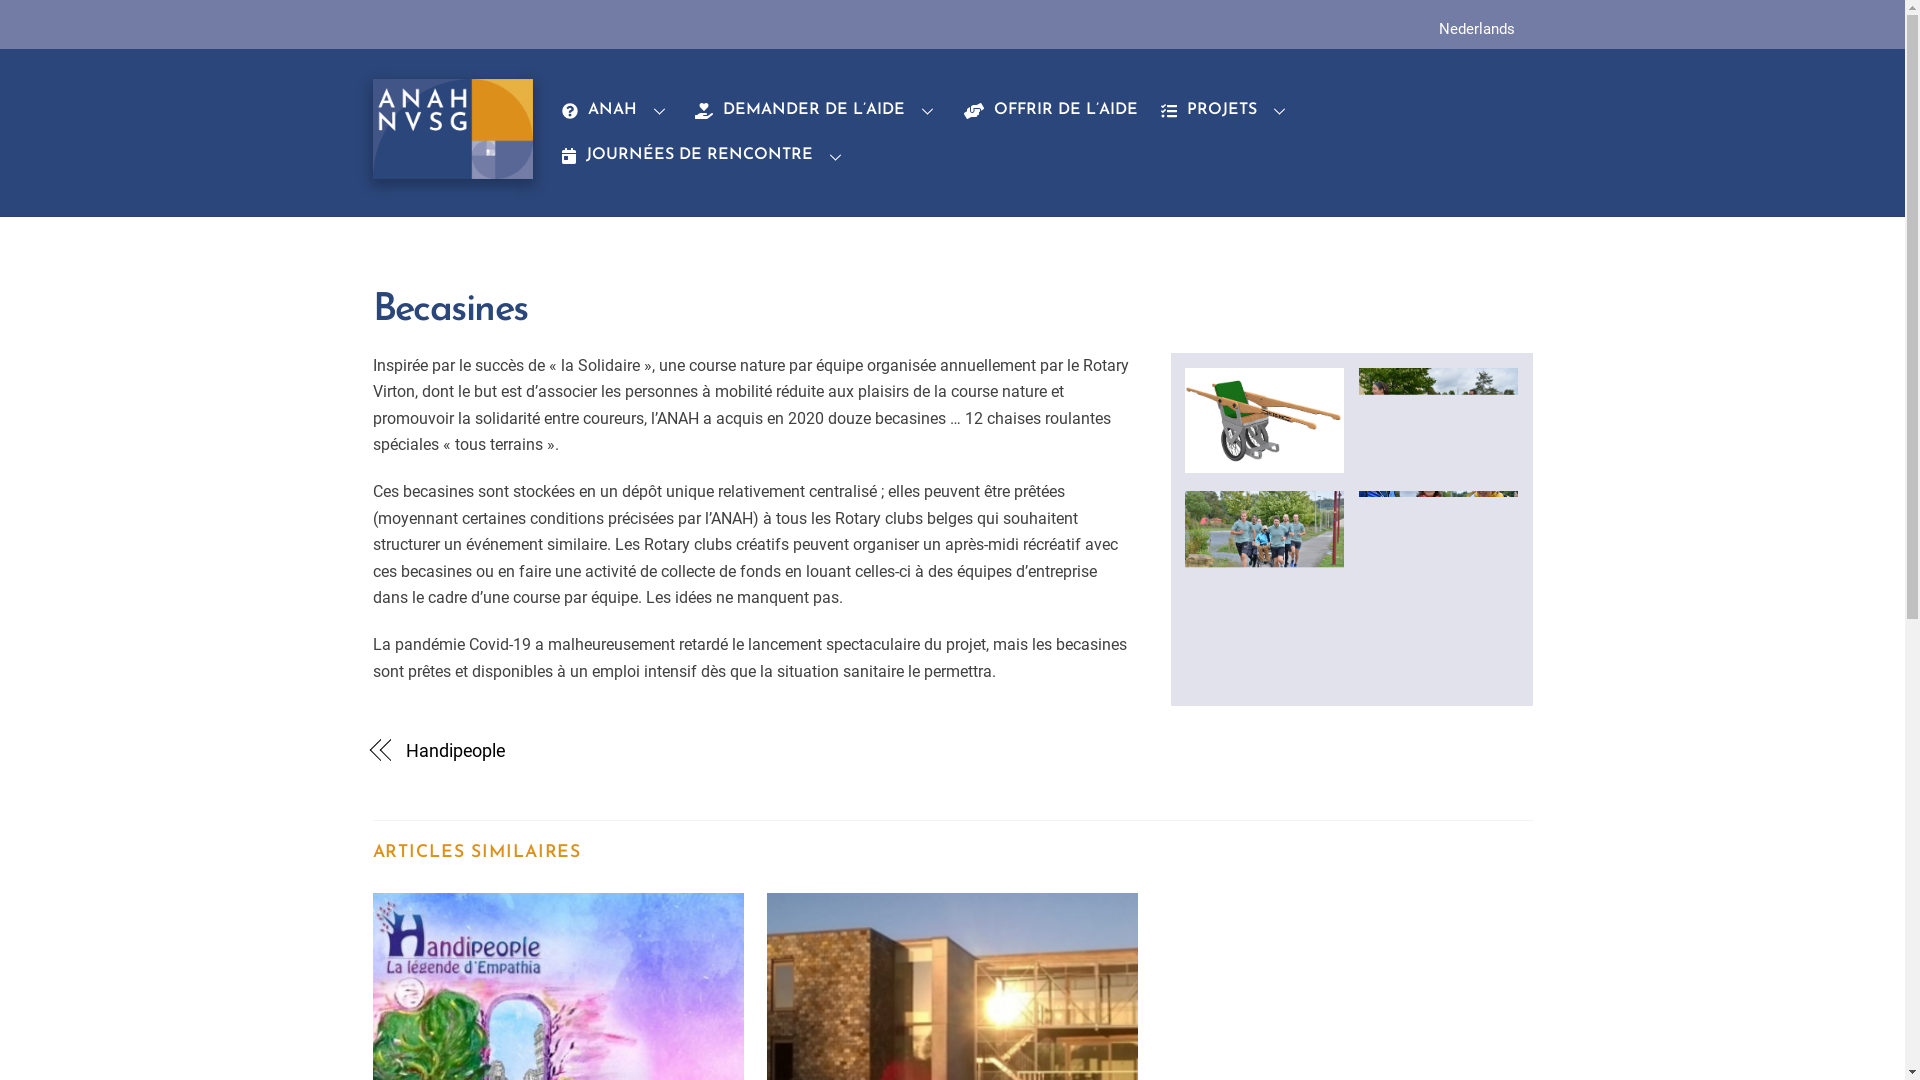 The image size is (1920, 1080). Describe the element at coordinates (451, 128) in the screenshot. I see `'ANAH-NVSG-logo-400'` at that location.